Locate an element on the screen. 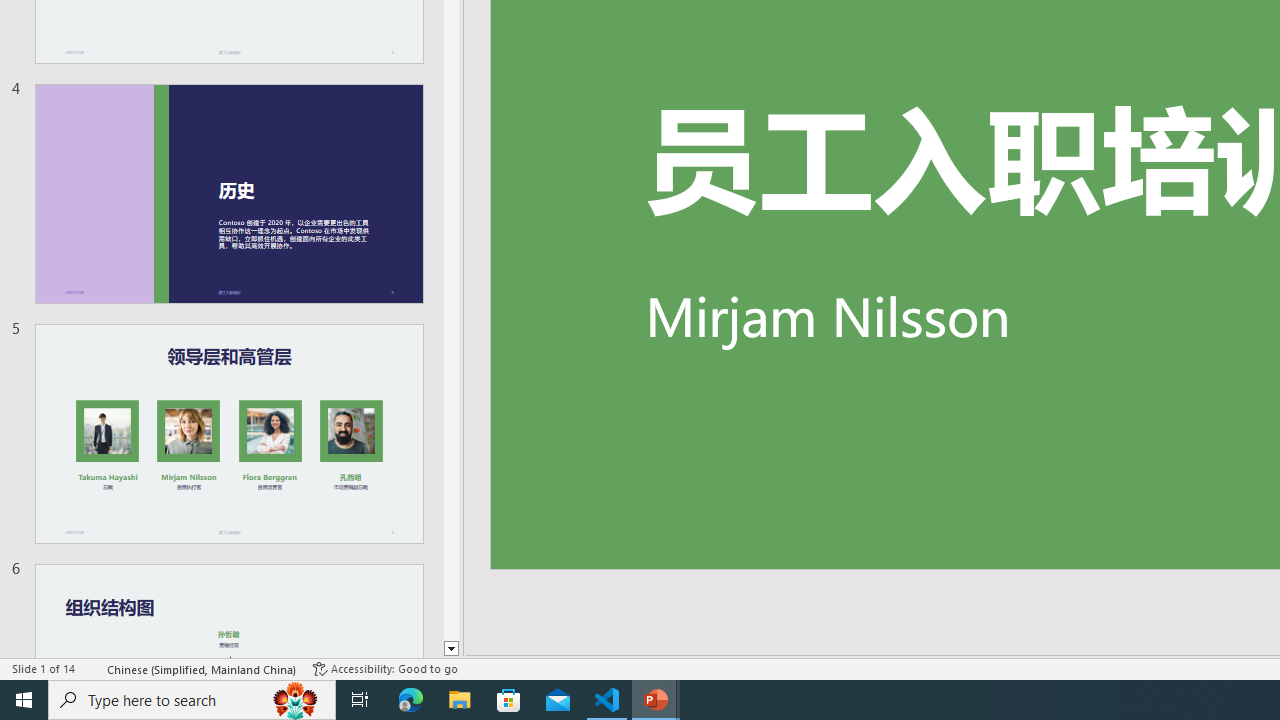 Image resolution: width=1280 pixels, height=720 pixels. 'Spell Check ' is located at coordinates (91, 669).